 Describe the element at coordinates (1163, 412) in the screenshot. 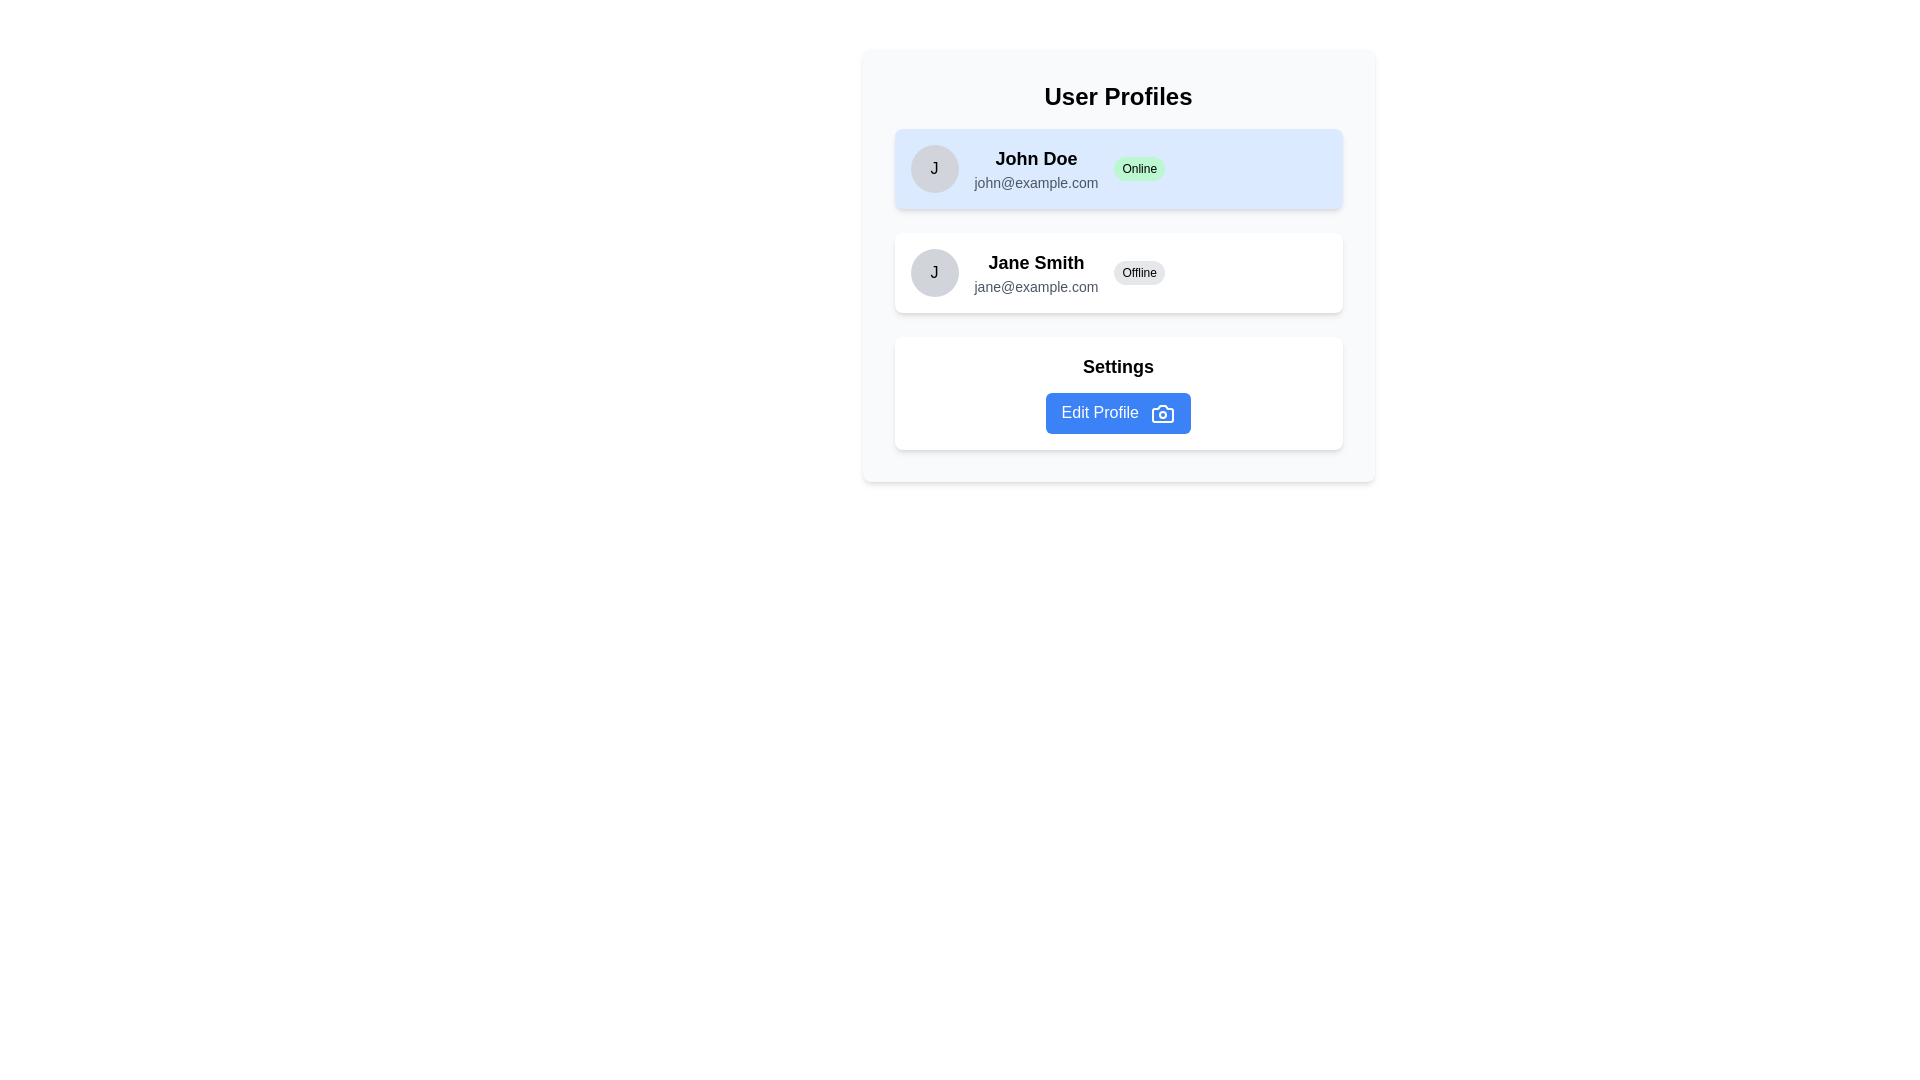

I see `the camera icon with a blue background located next to the 'Edit Profile' button text in the settings section of the user profiles page` at that location.